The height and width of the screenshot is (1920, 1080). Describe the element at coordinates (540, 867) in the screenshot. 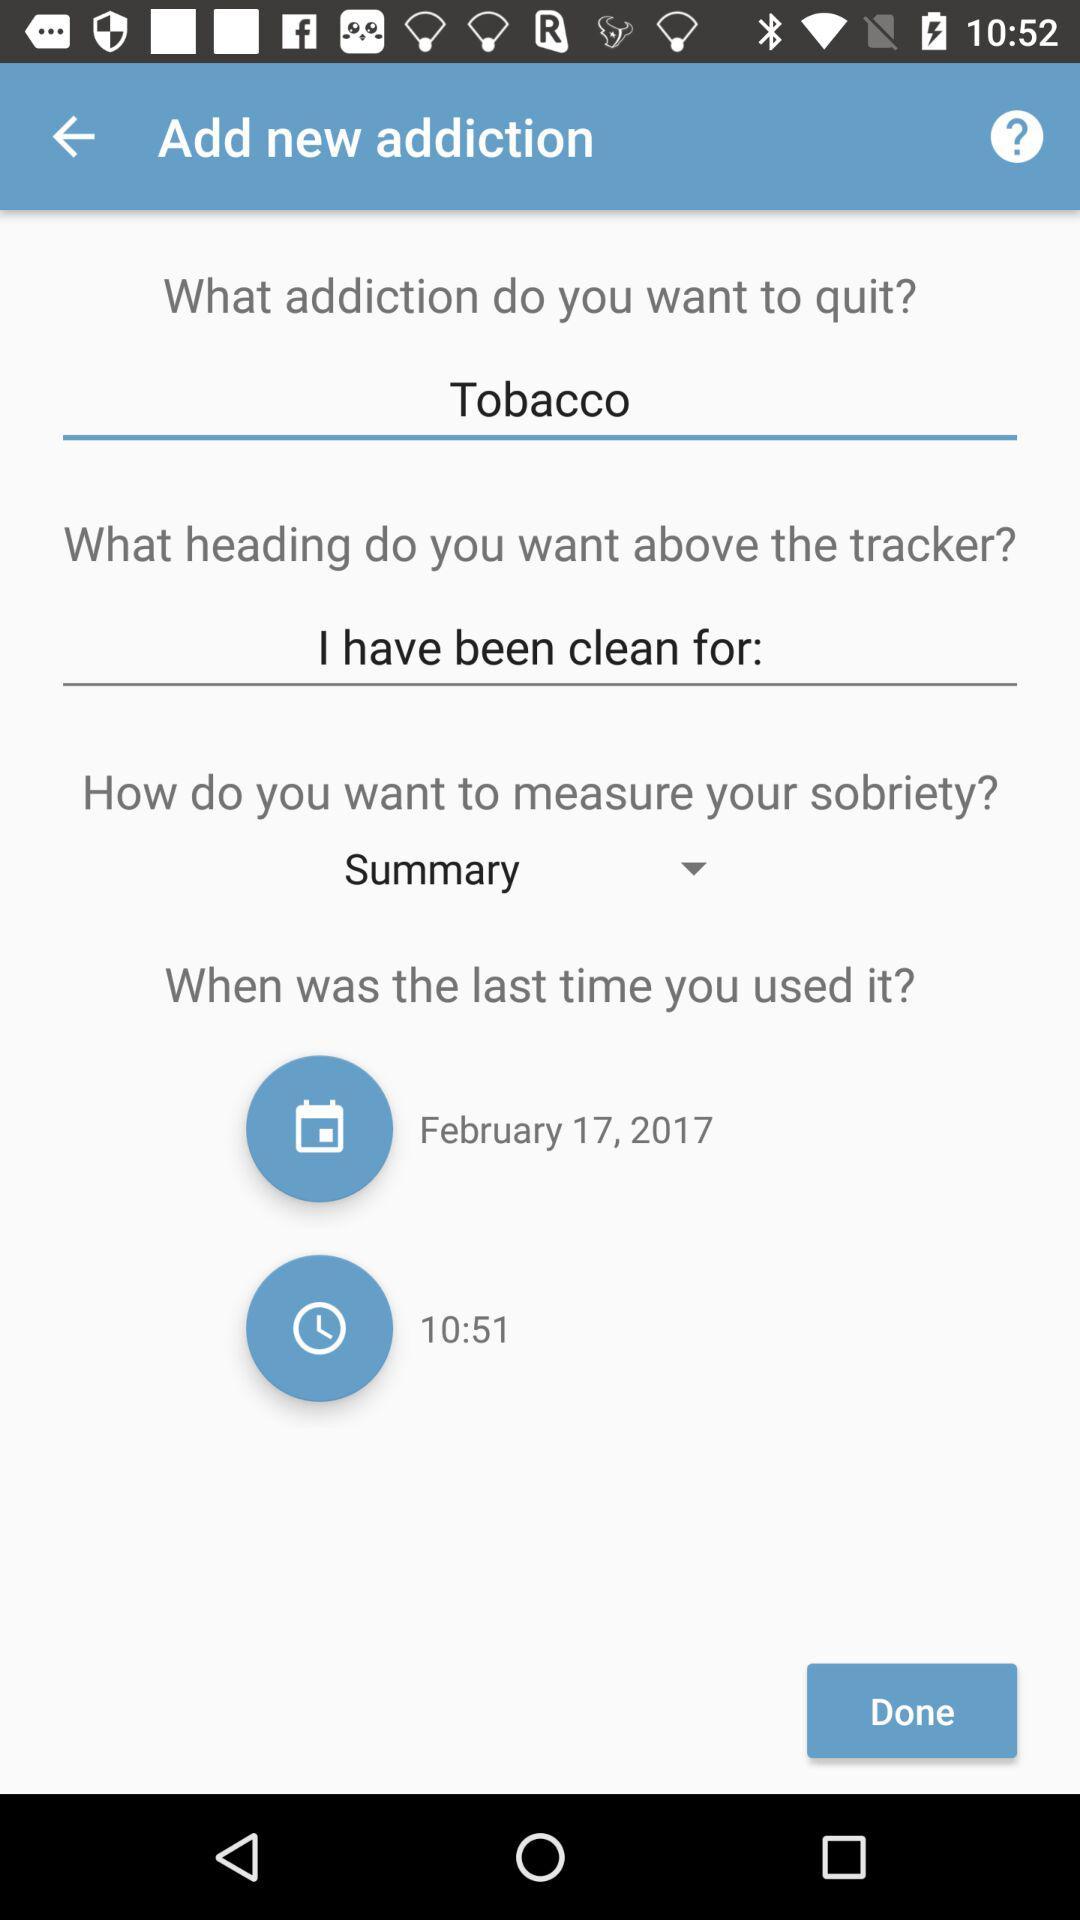

I see `the button summary` at that location.